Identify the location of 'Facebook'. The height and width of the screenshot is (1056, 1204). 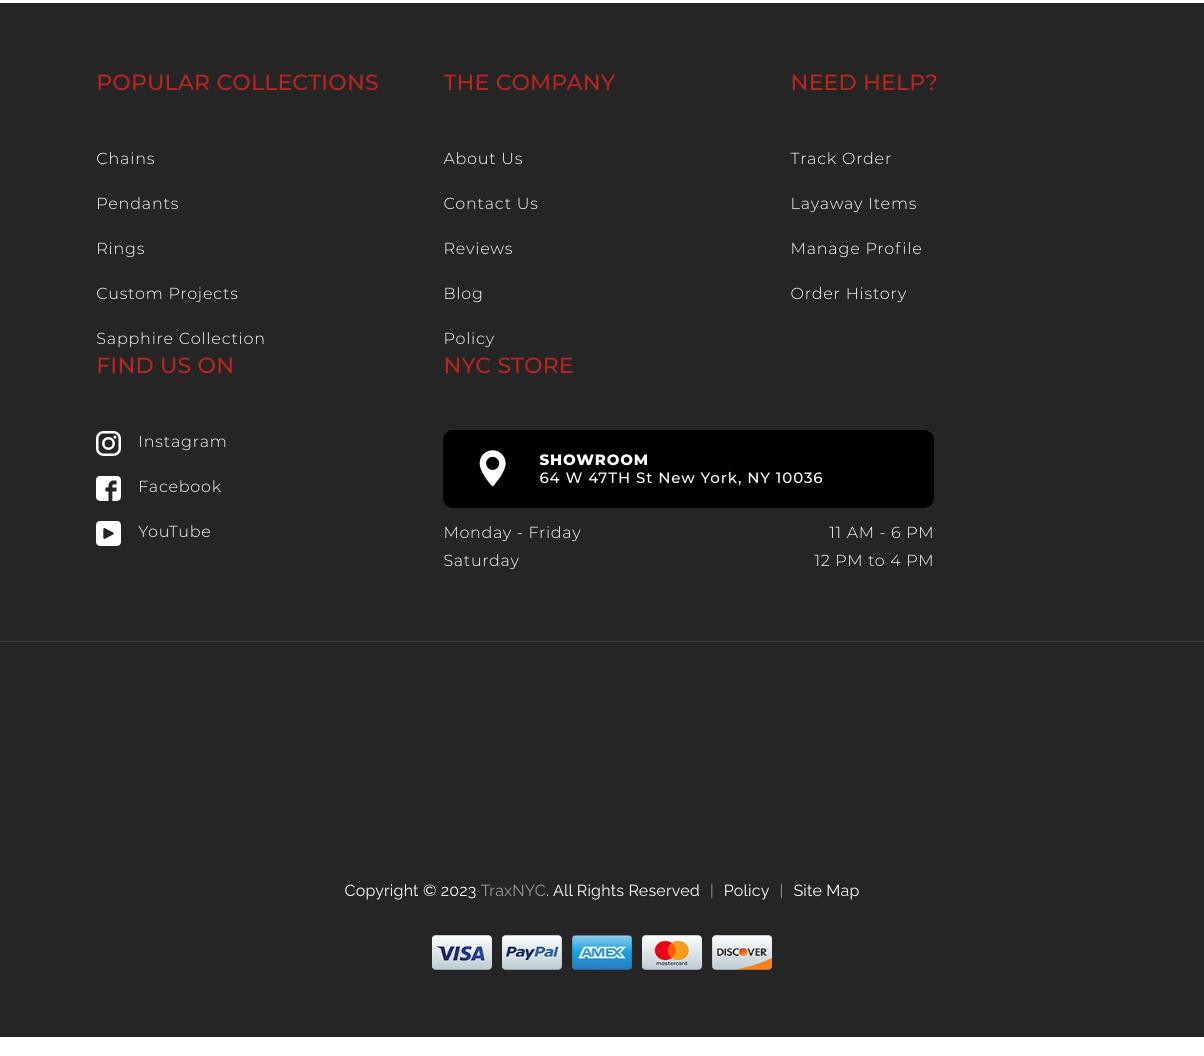
(179, 486).